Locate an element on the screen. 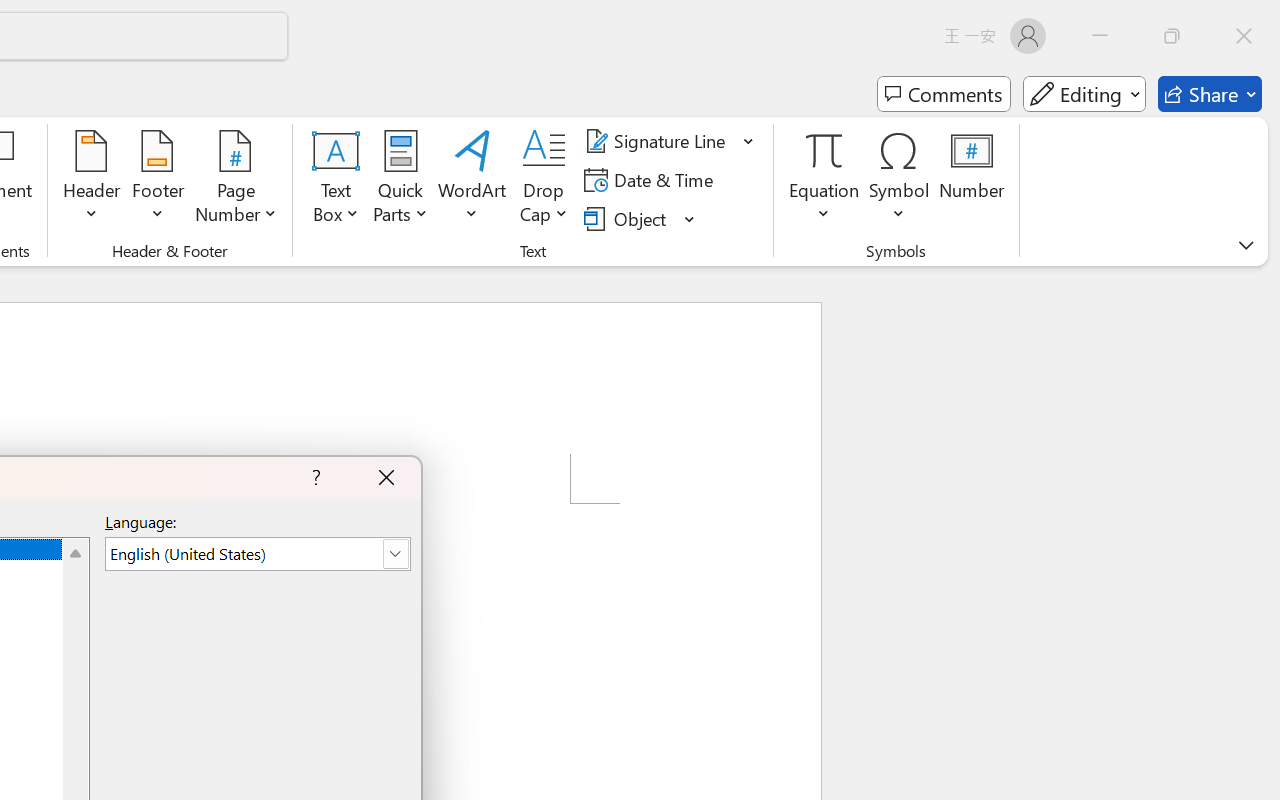 This screenshot has height=800, width=1280. 'Quick Parts' is located at coordinates (400, 179).